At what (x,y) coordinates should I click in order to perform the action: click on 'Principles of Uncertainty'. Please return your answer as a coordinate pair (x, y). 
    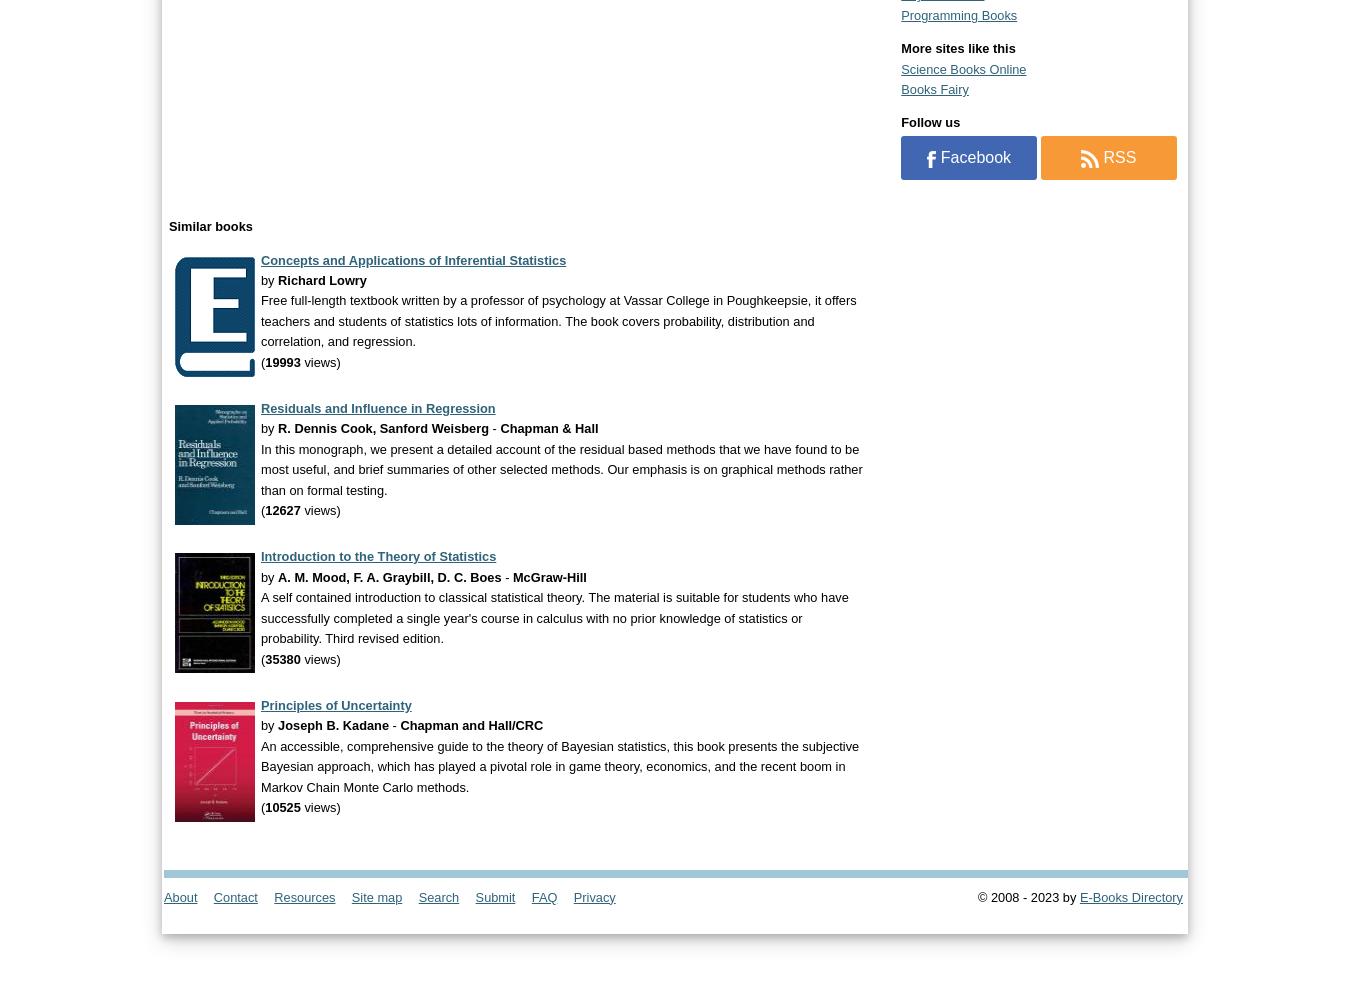
    Looking at the image, I should click on (335, 703).